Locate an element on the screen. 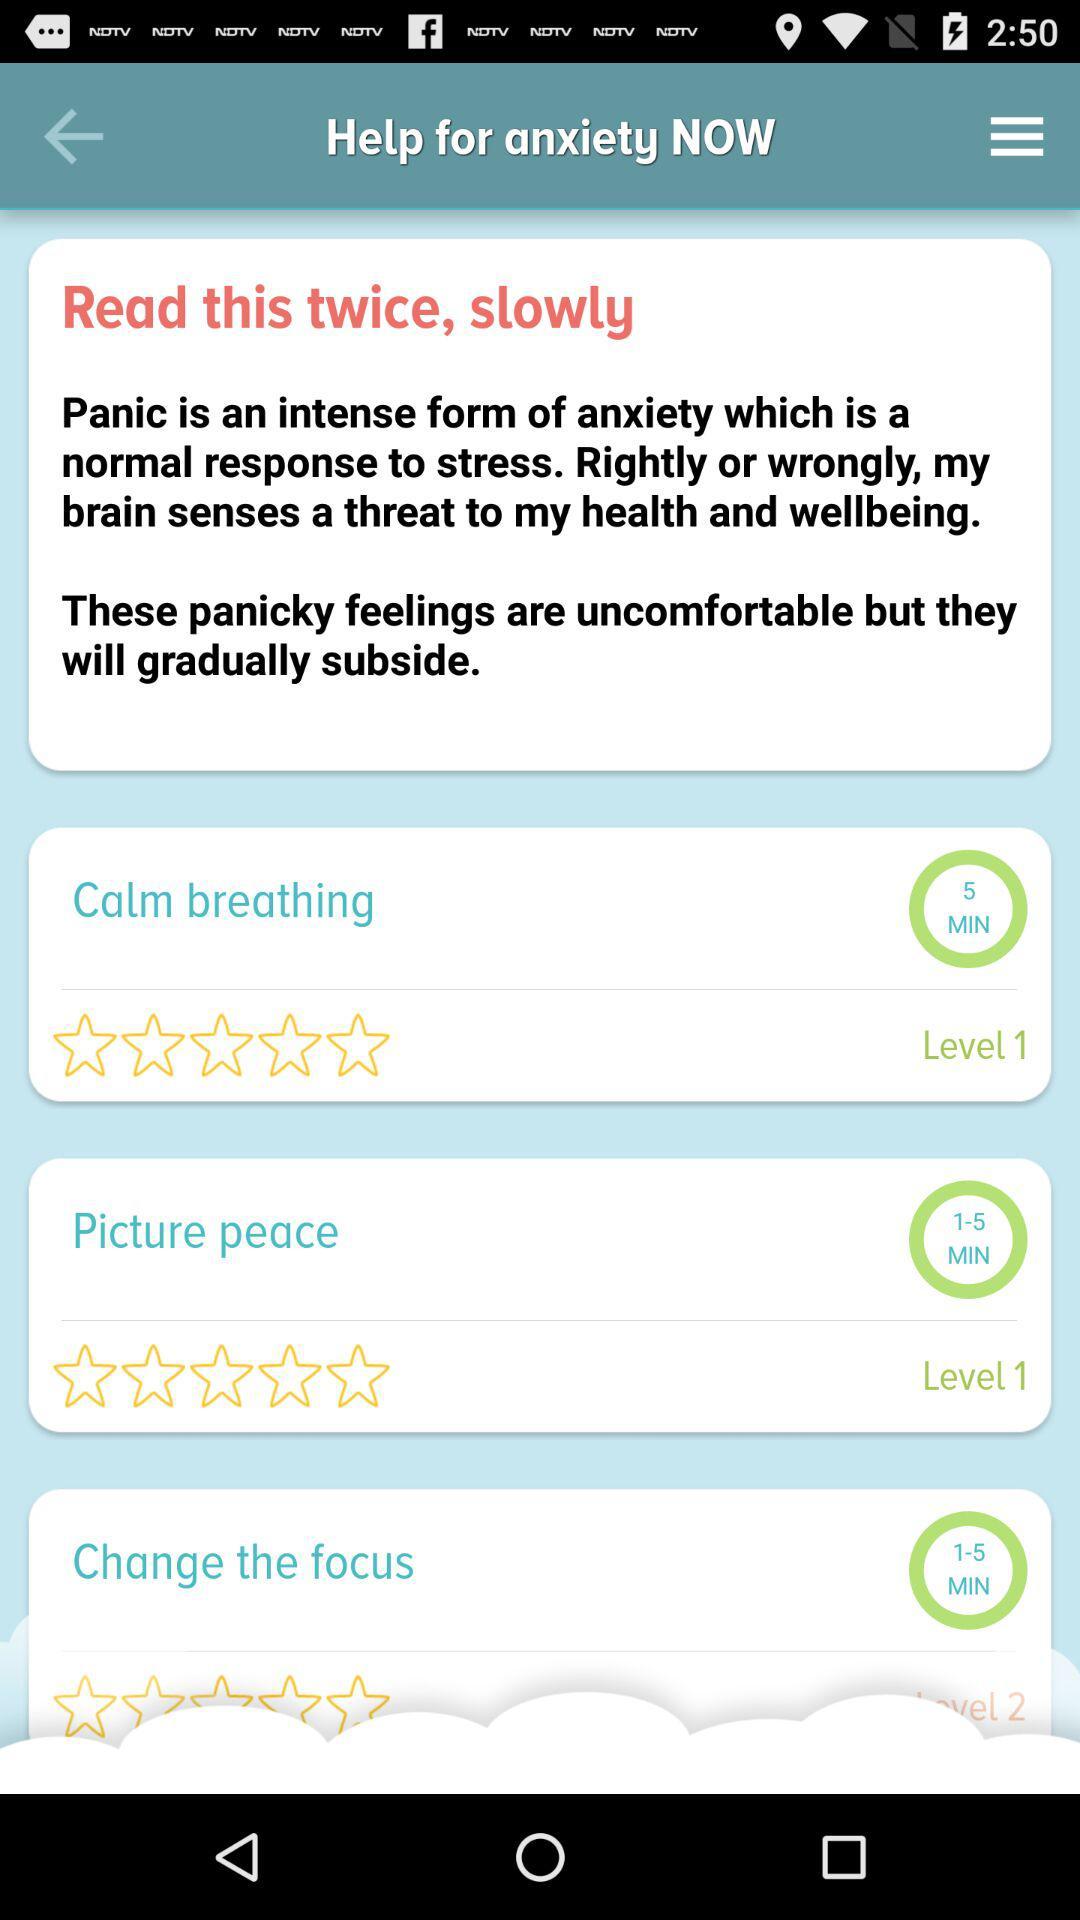 The height and width of the screenshot is (1920, 1080). item above panic is an is located at coordinates (540, 305).